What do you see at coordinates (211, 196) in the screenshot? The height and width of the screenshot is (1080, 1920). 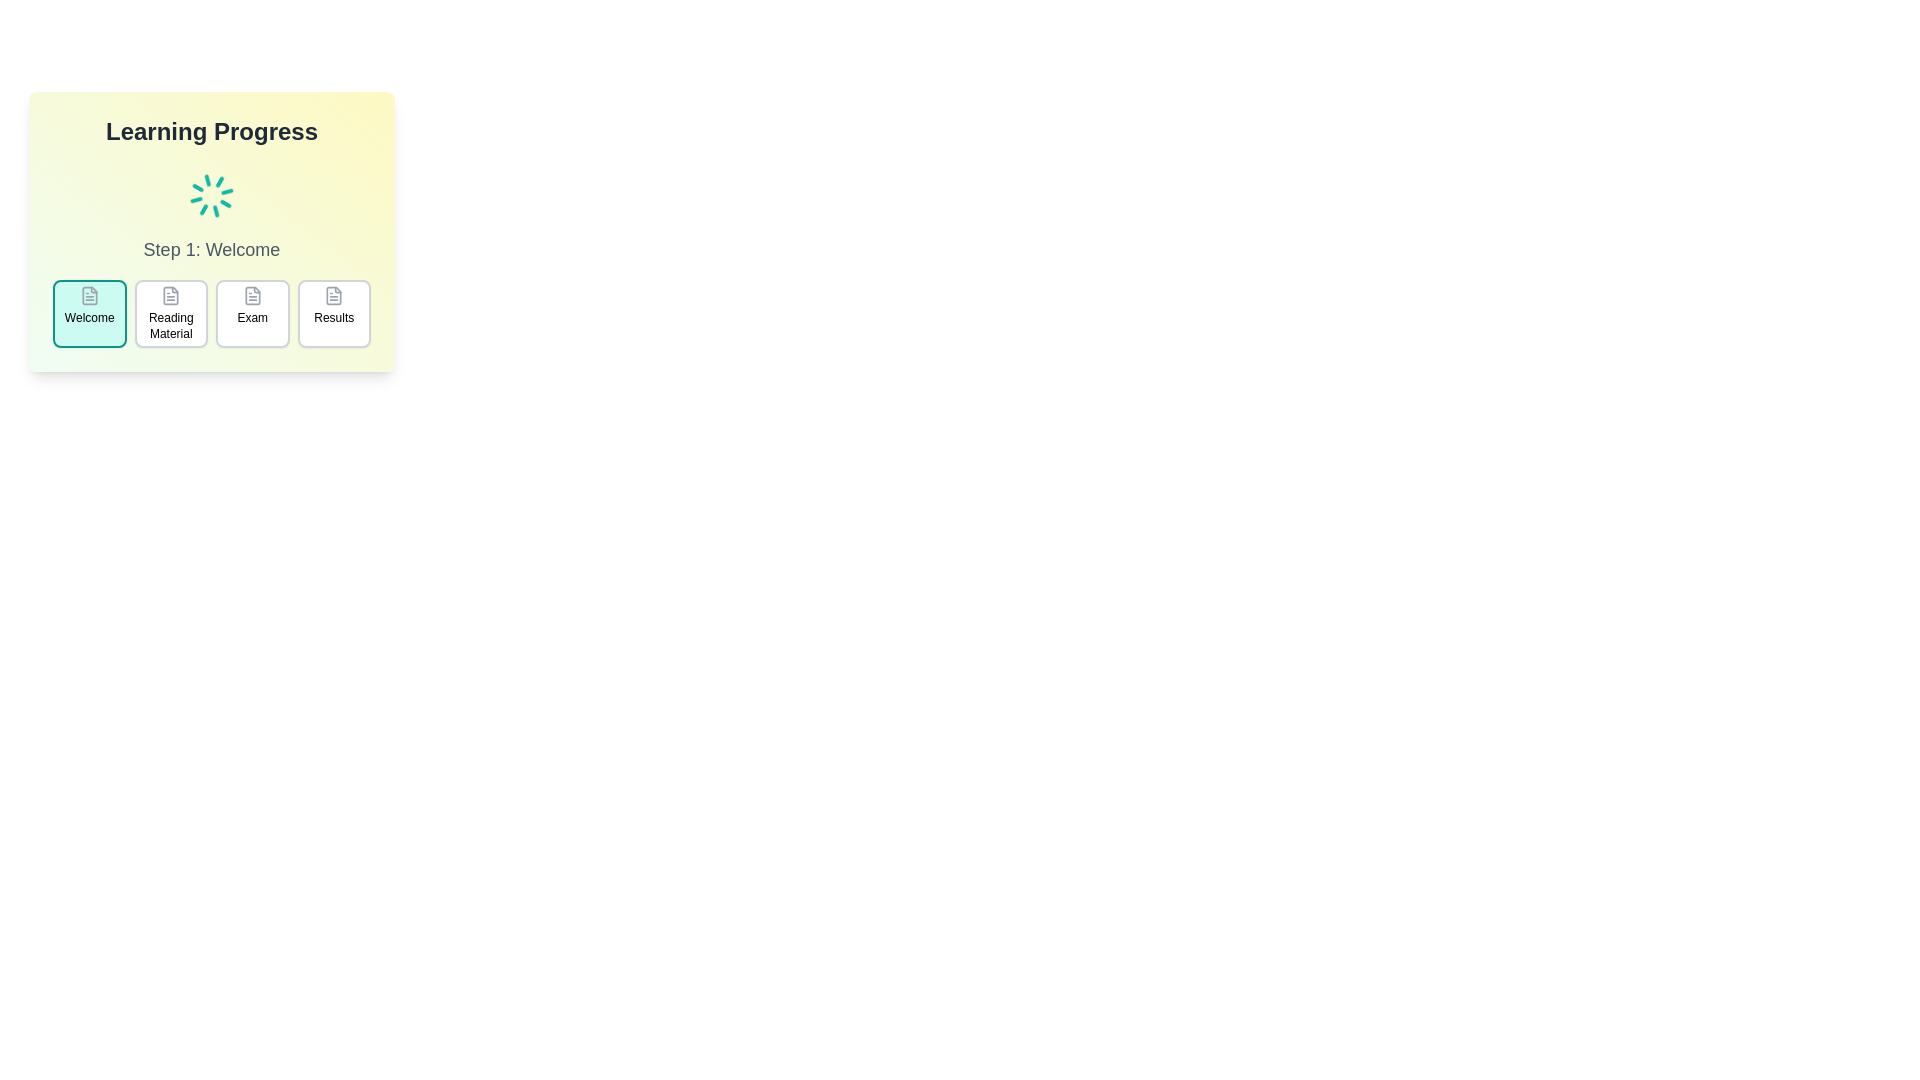 I see `the Spinner loading indicator located in the upper central area within the card under the 'Learning Progress' header, indicating that an action is in progress` at bounding box center [211, 196].